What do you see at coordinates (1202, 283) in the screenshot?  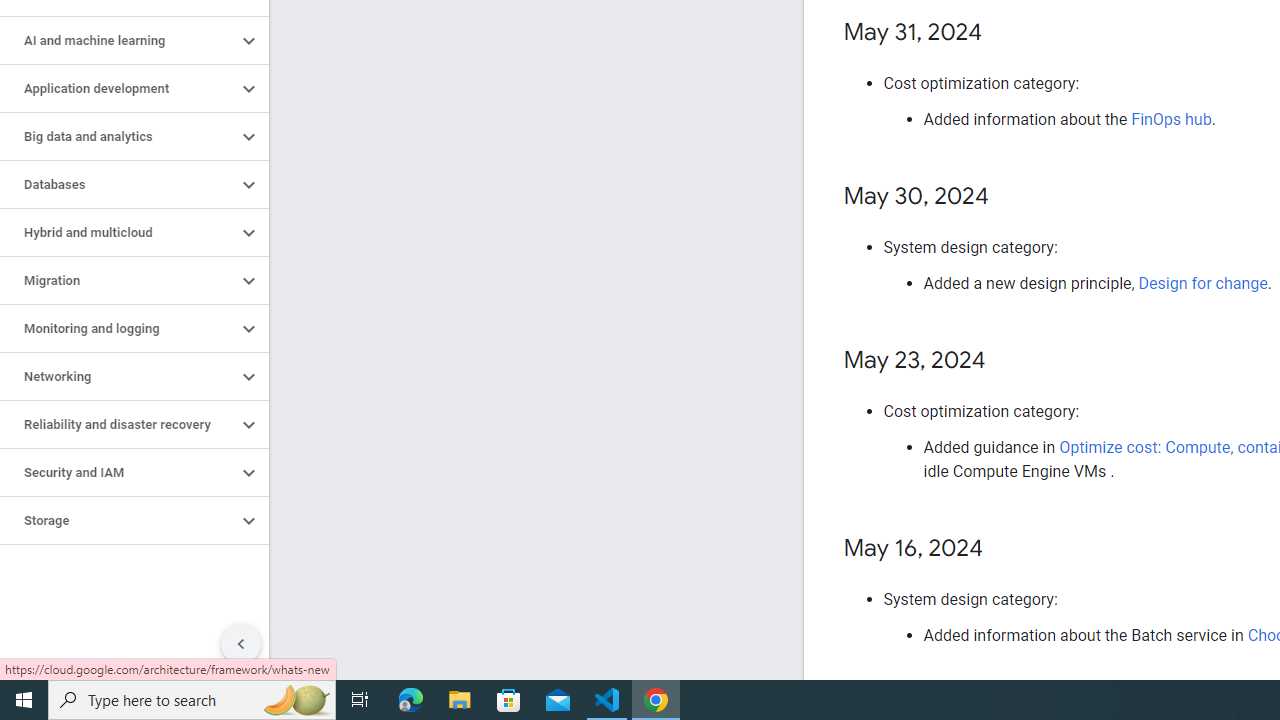 I see `'Design for change'` at bounding box center [1202, 283].